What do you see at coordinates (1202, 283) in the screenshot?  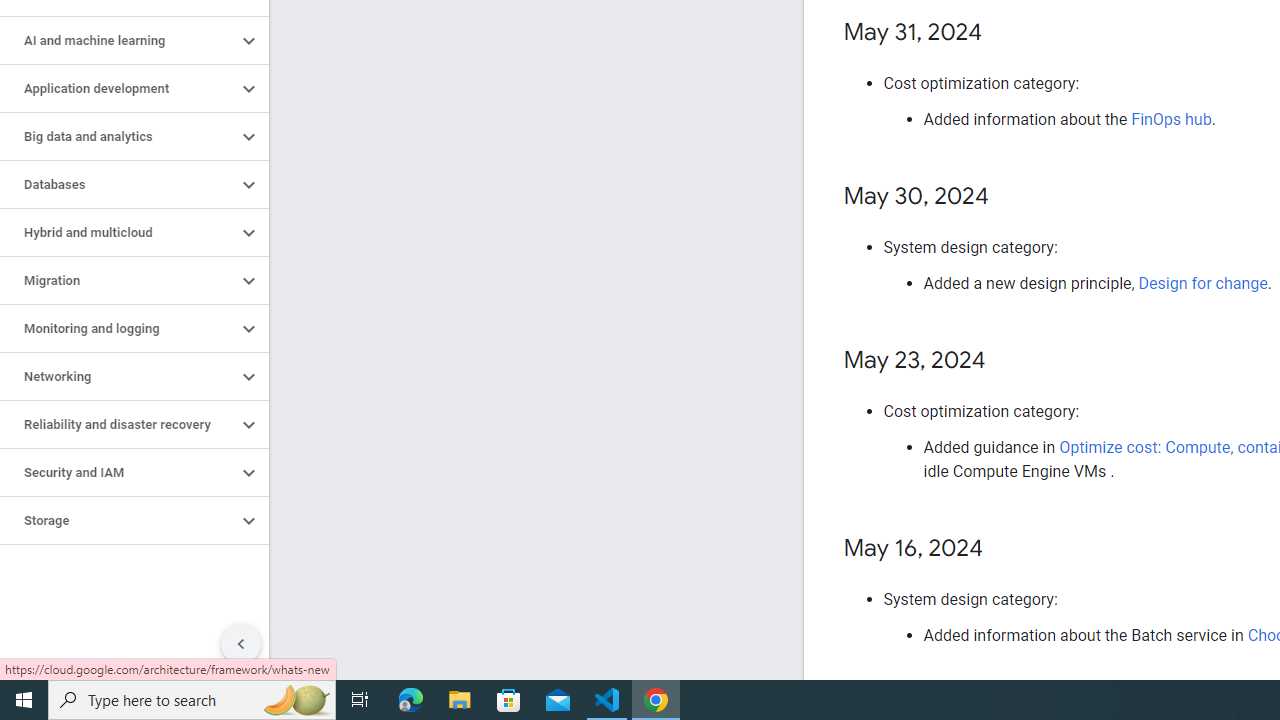 I see `'Design for change'` at bounding box center [1202, 283].